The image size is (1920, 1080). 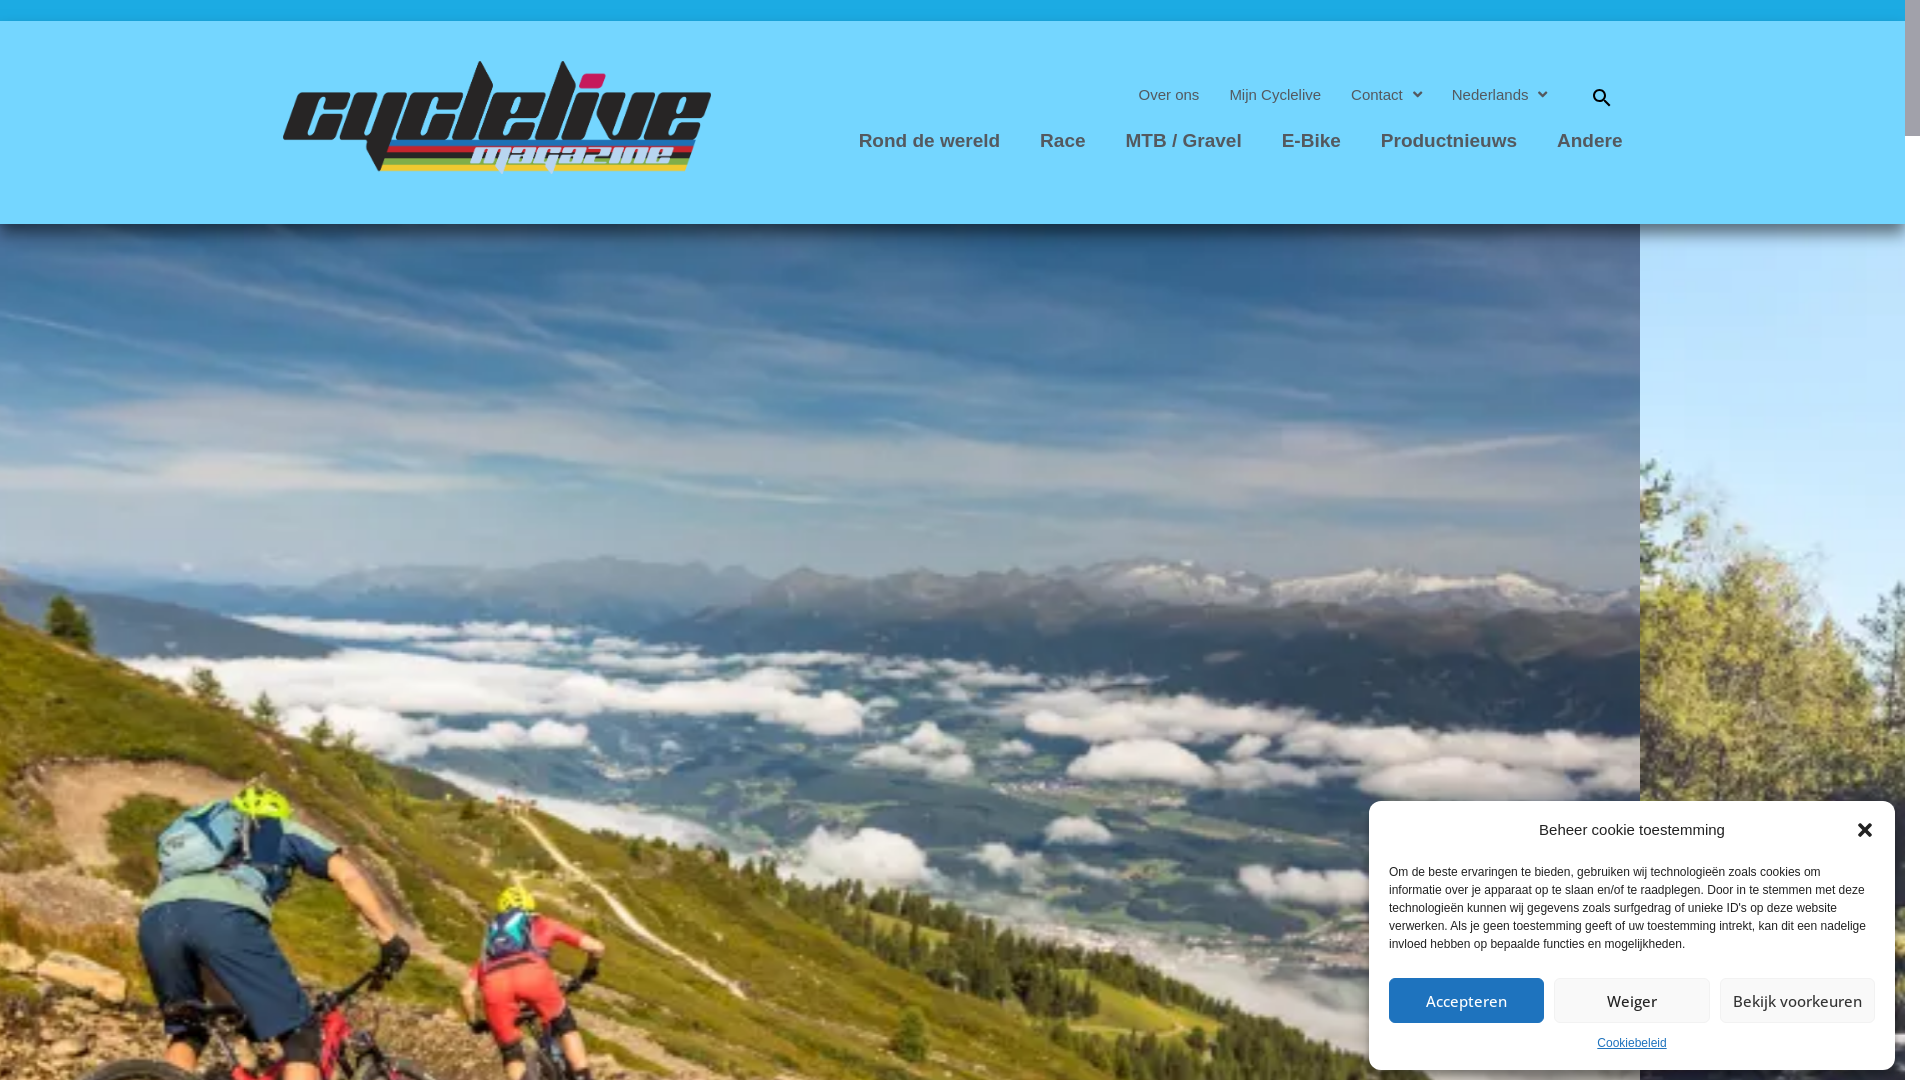 What do you see at coordinates (1797, 1000) in the screenshot?
I see `'Bekijk voorkeuren'` at bounding box center [1797, 1000].